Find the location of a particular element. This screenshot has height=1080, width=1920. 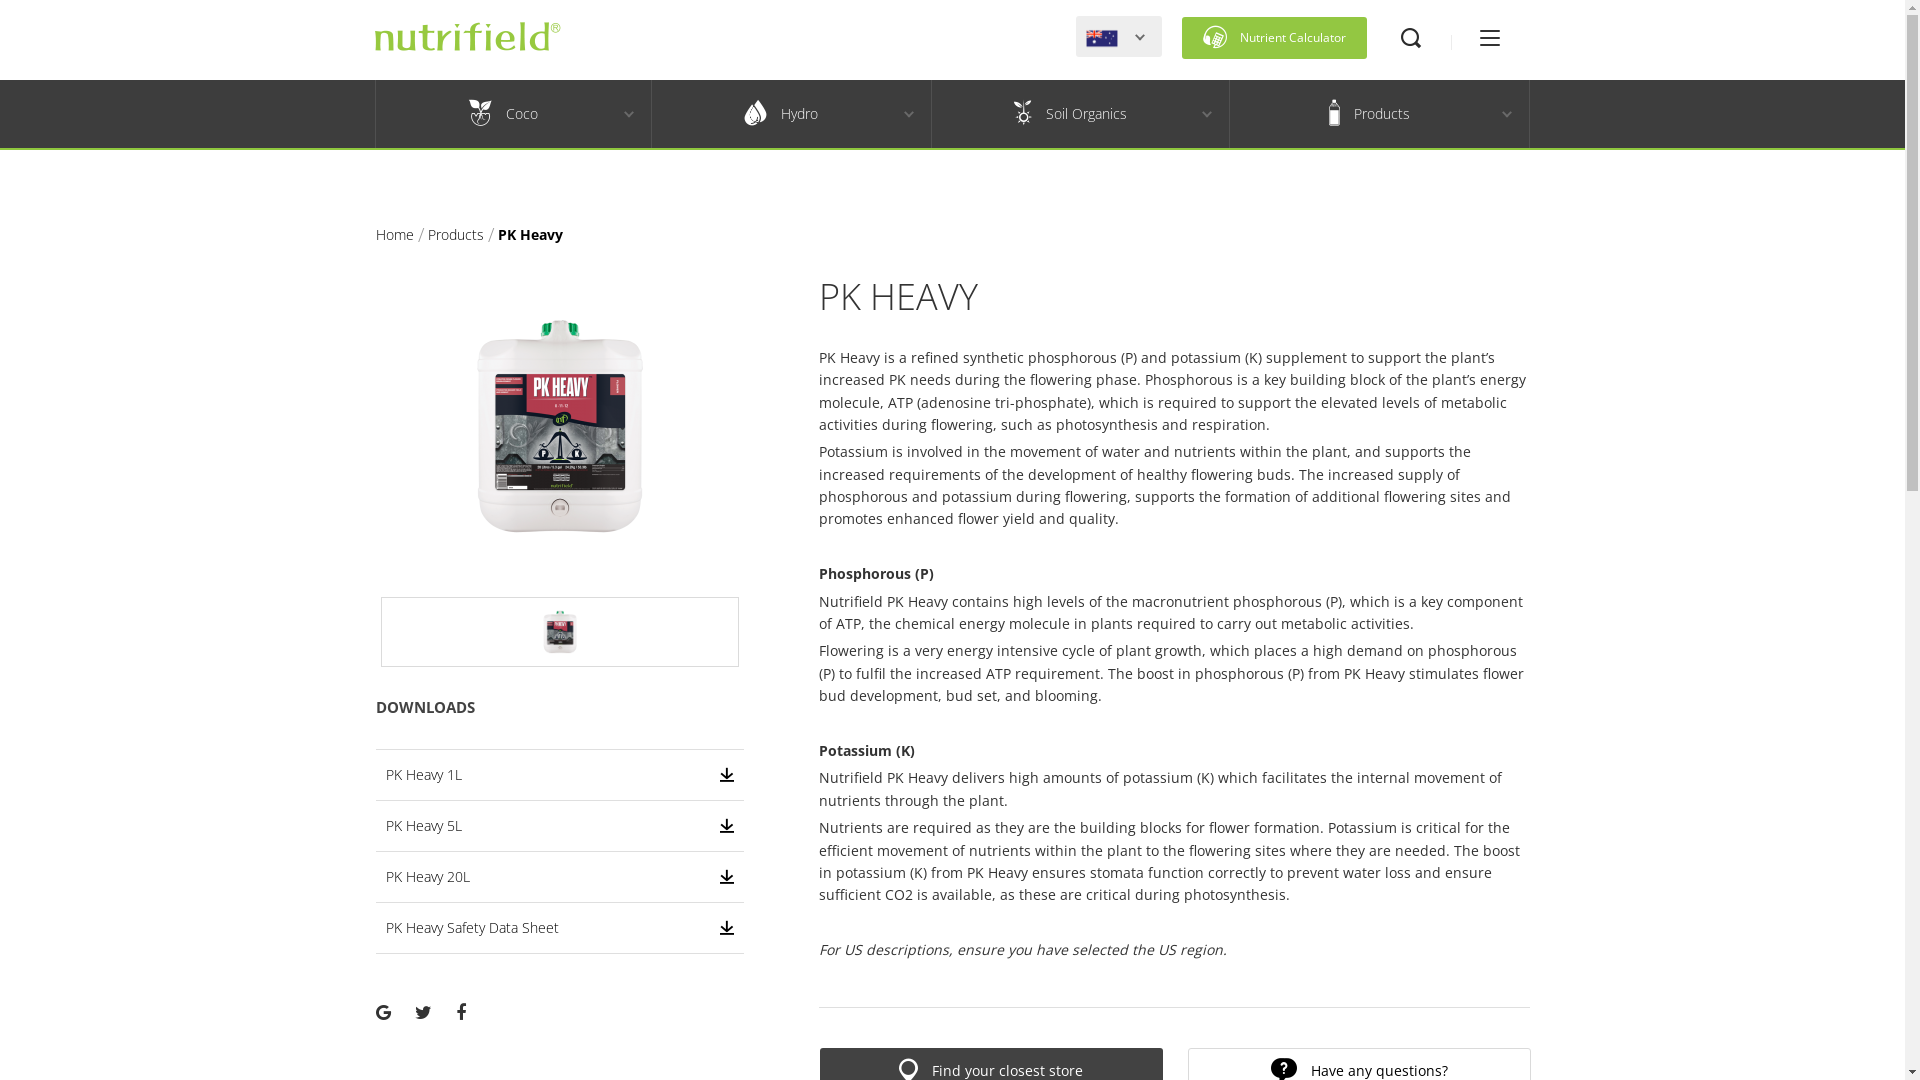

'PK Heavy 1L' is located at coordinates (560, 774).